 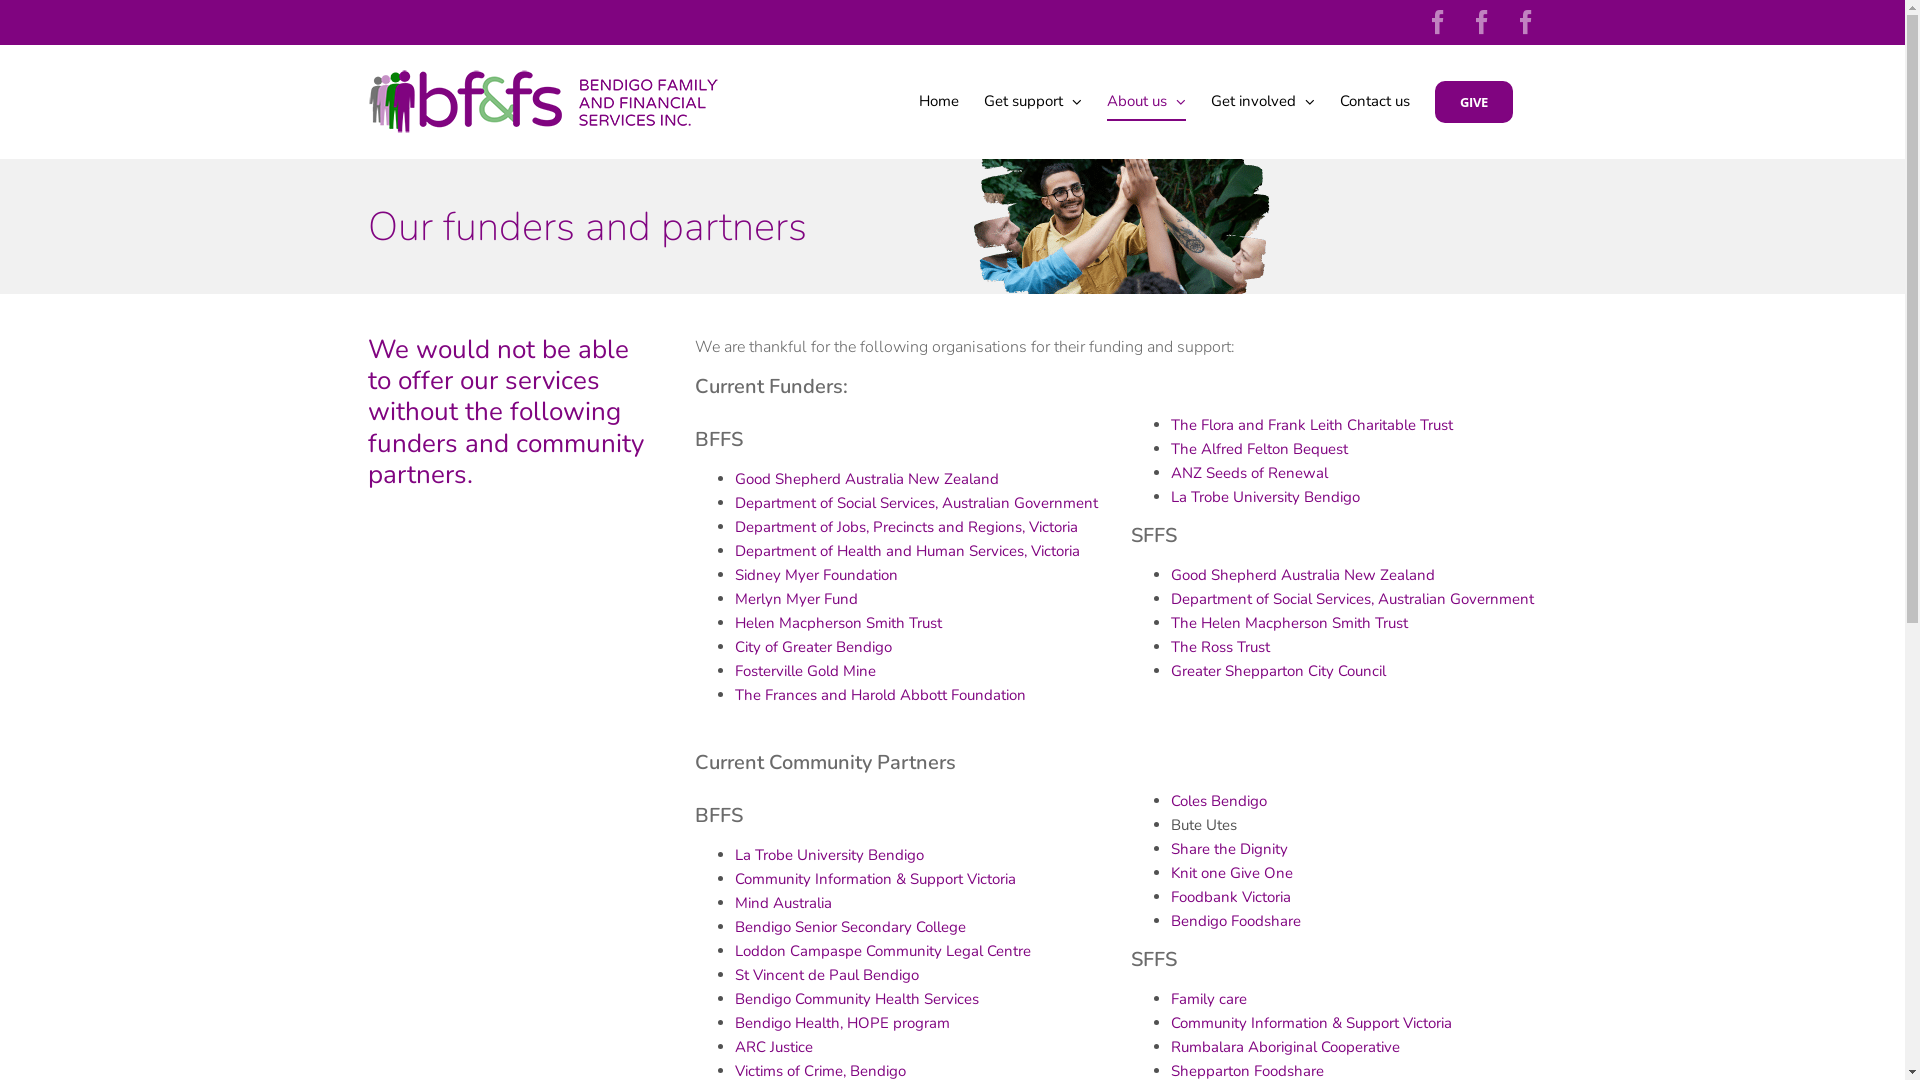 What do you see at coordinates (795, 597) in the screenshot?
I see `'Merlyn Myer Fund'` at bounding box center [795, 597].